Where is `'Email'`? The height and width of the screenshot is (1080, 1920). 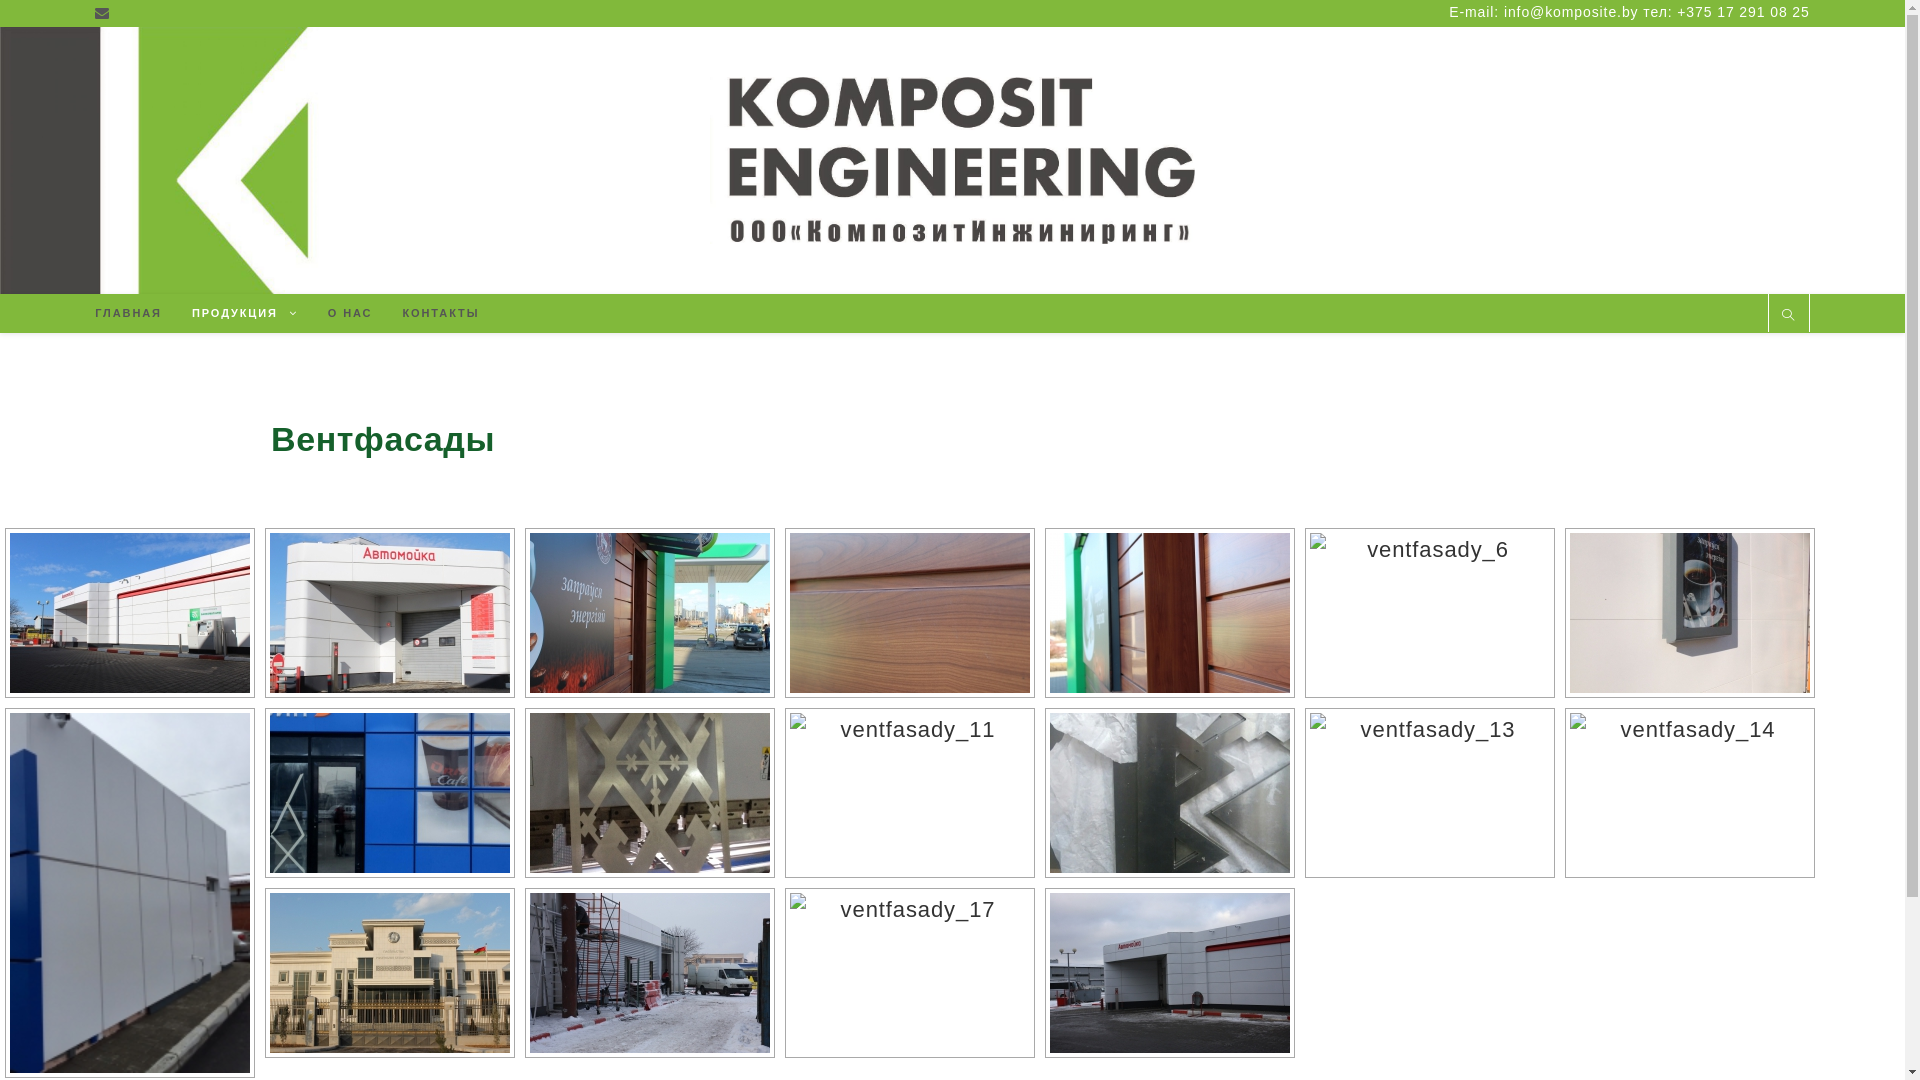 'Email' is located at coordinates (104, 11).